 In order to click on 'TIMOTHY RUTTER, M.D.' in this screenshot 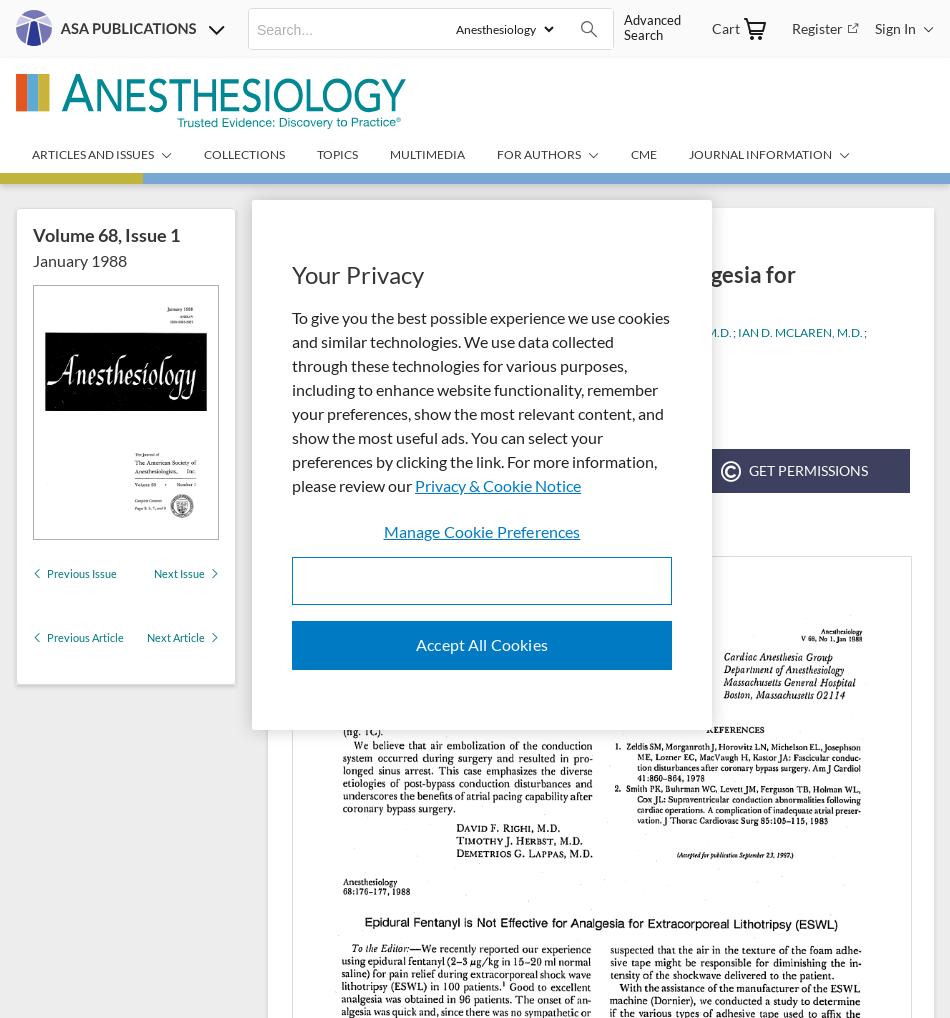, I will do `click(358, 346)`.